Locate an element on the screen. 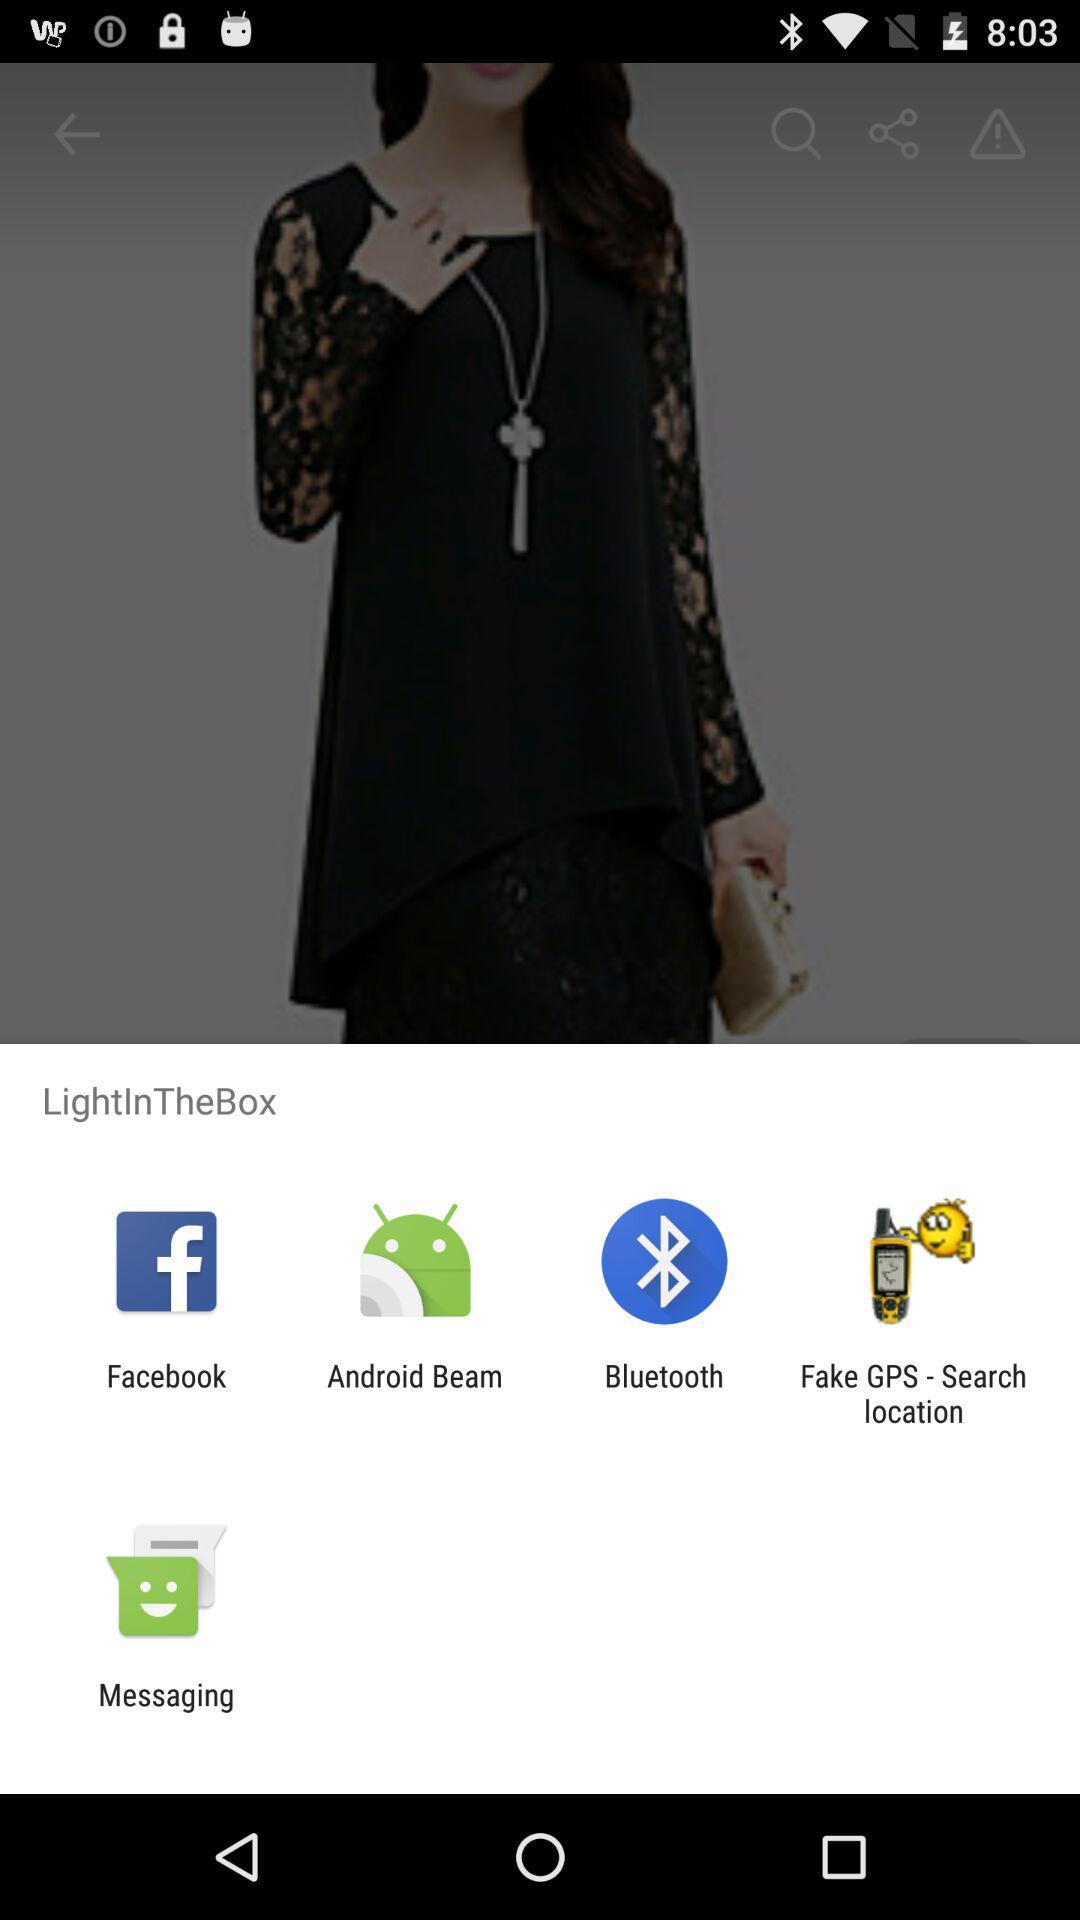 The image size is (1080, 1920). the messaging app is located at coordinates (165, 1711).